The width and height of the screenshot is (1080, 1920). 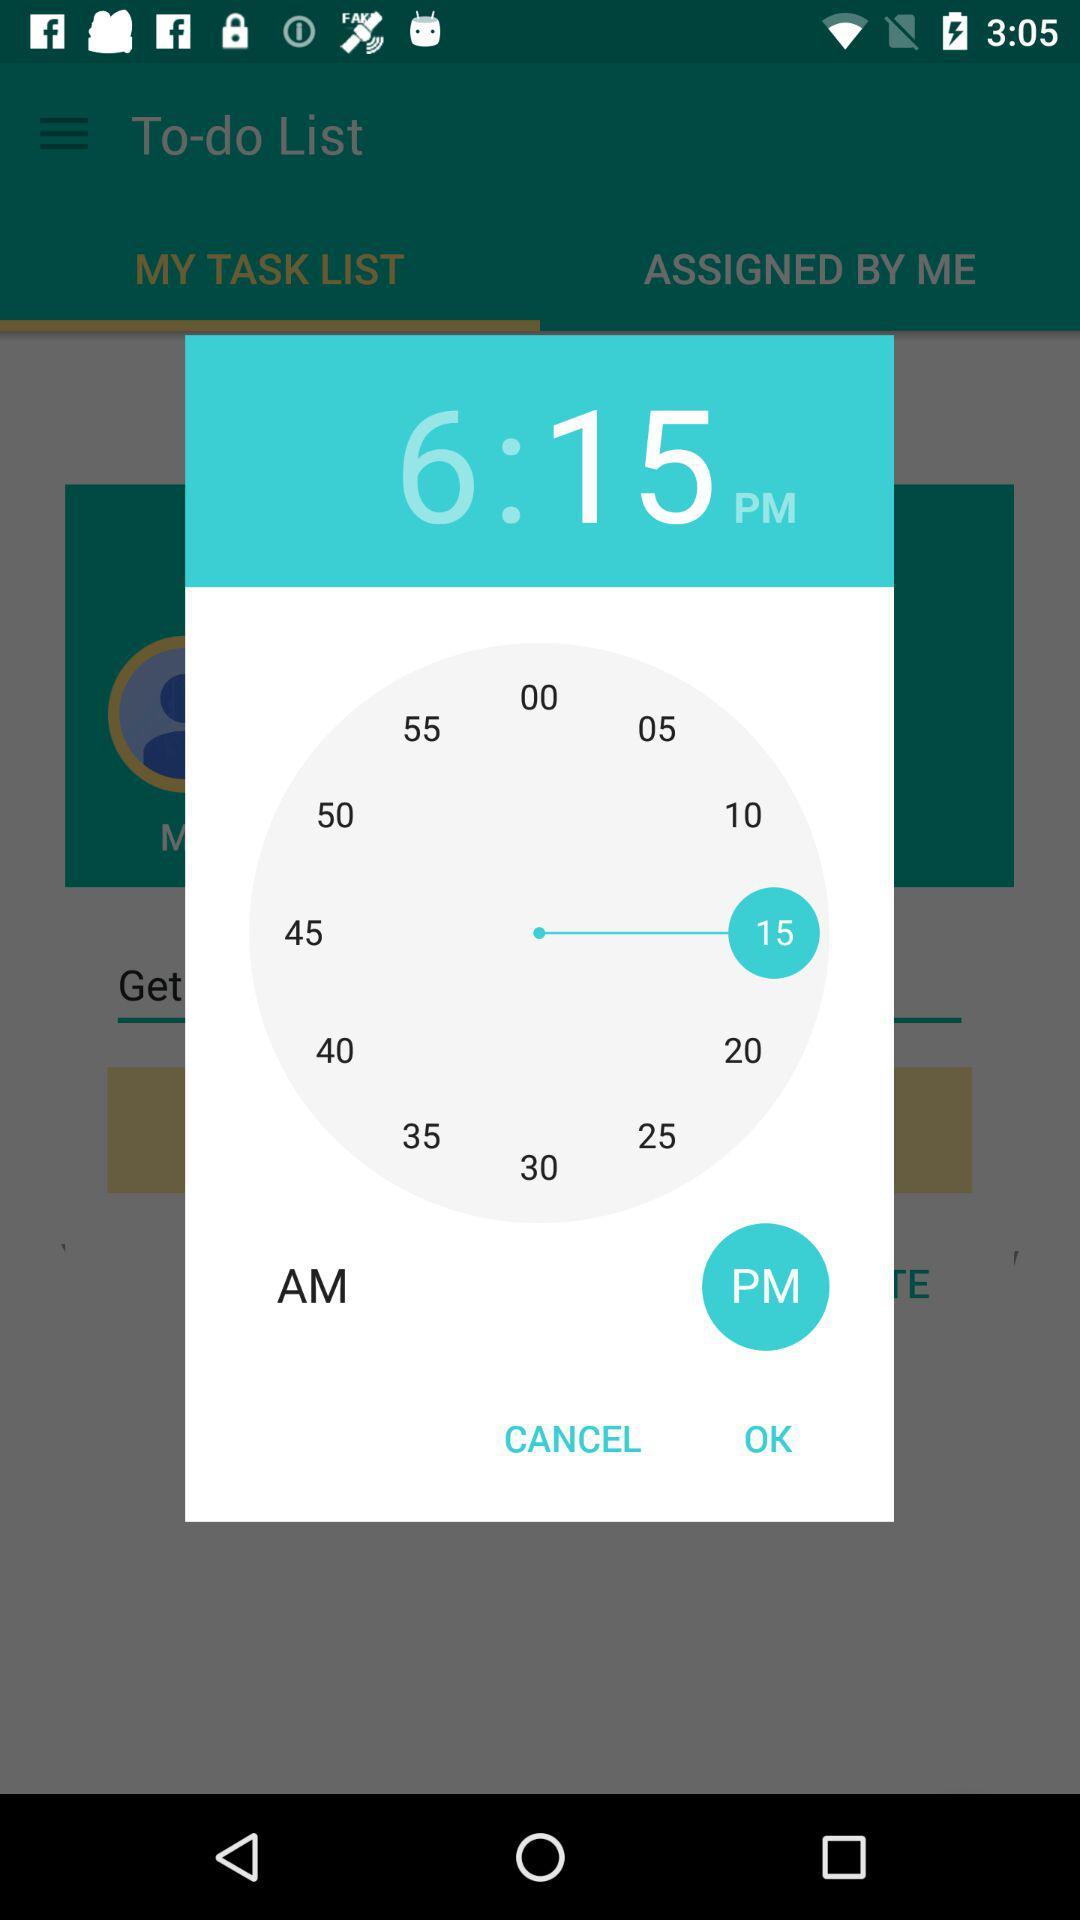 What do you see at coordinates (436, 459) in the screenshot?
I see `the 6 item` at bounding box center [436, 459].